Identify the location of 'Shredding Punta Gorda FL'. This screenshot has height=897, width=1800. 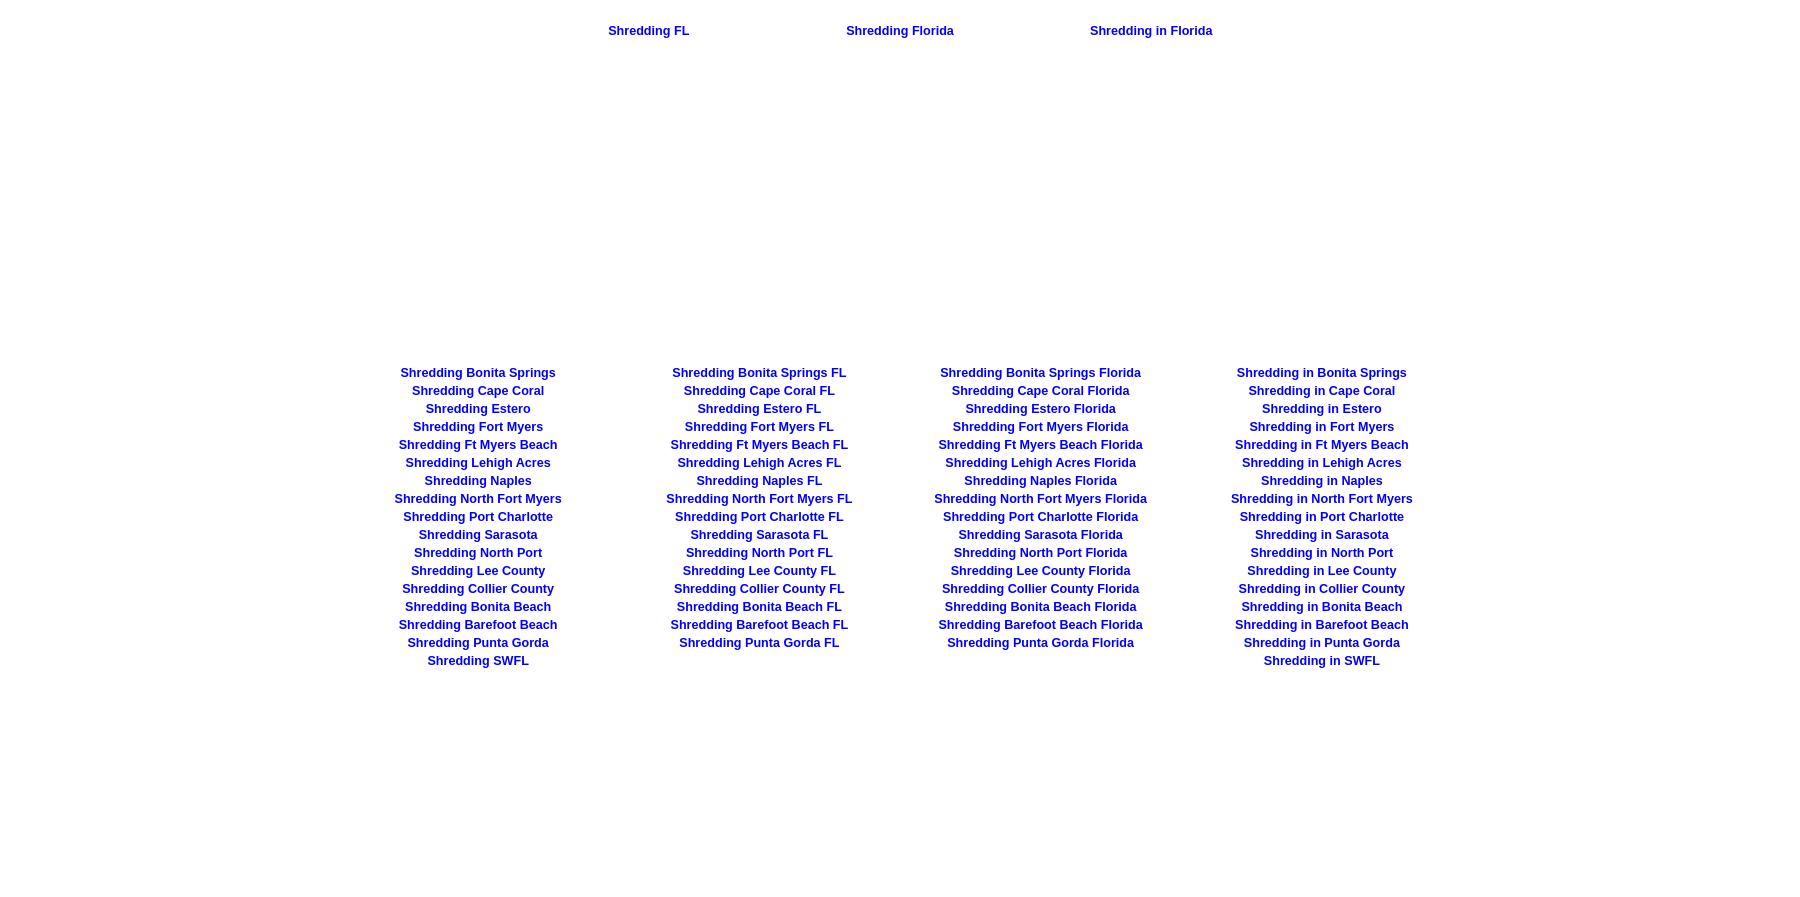
(758, 642).